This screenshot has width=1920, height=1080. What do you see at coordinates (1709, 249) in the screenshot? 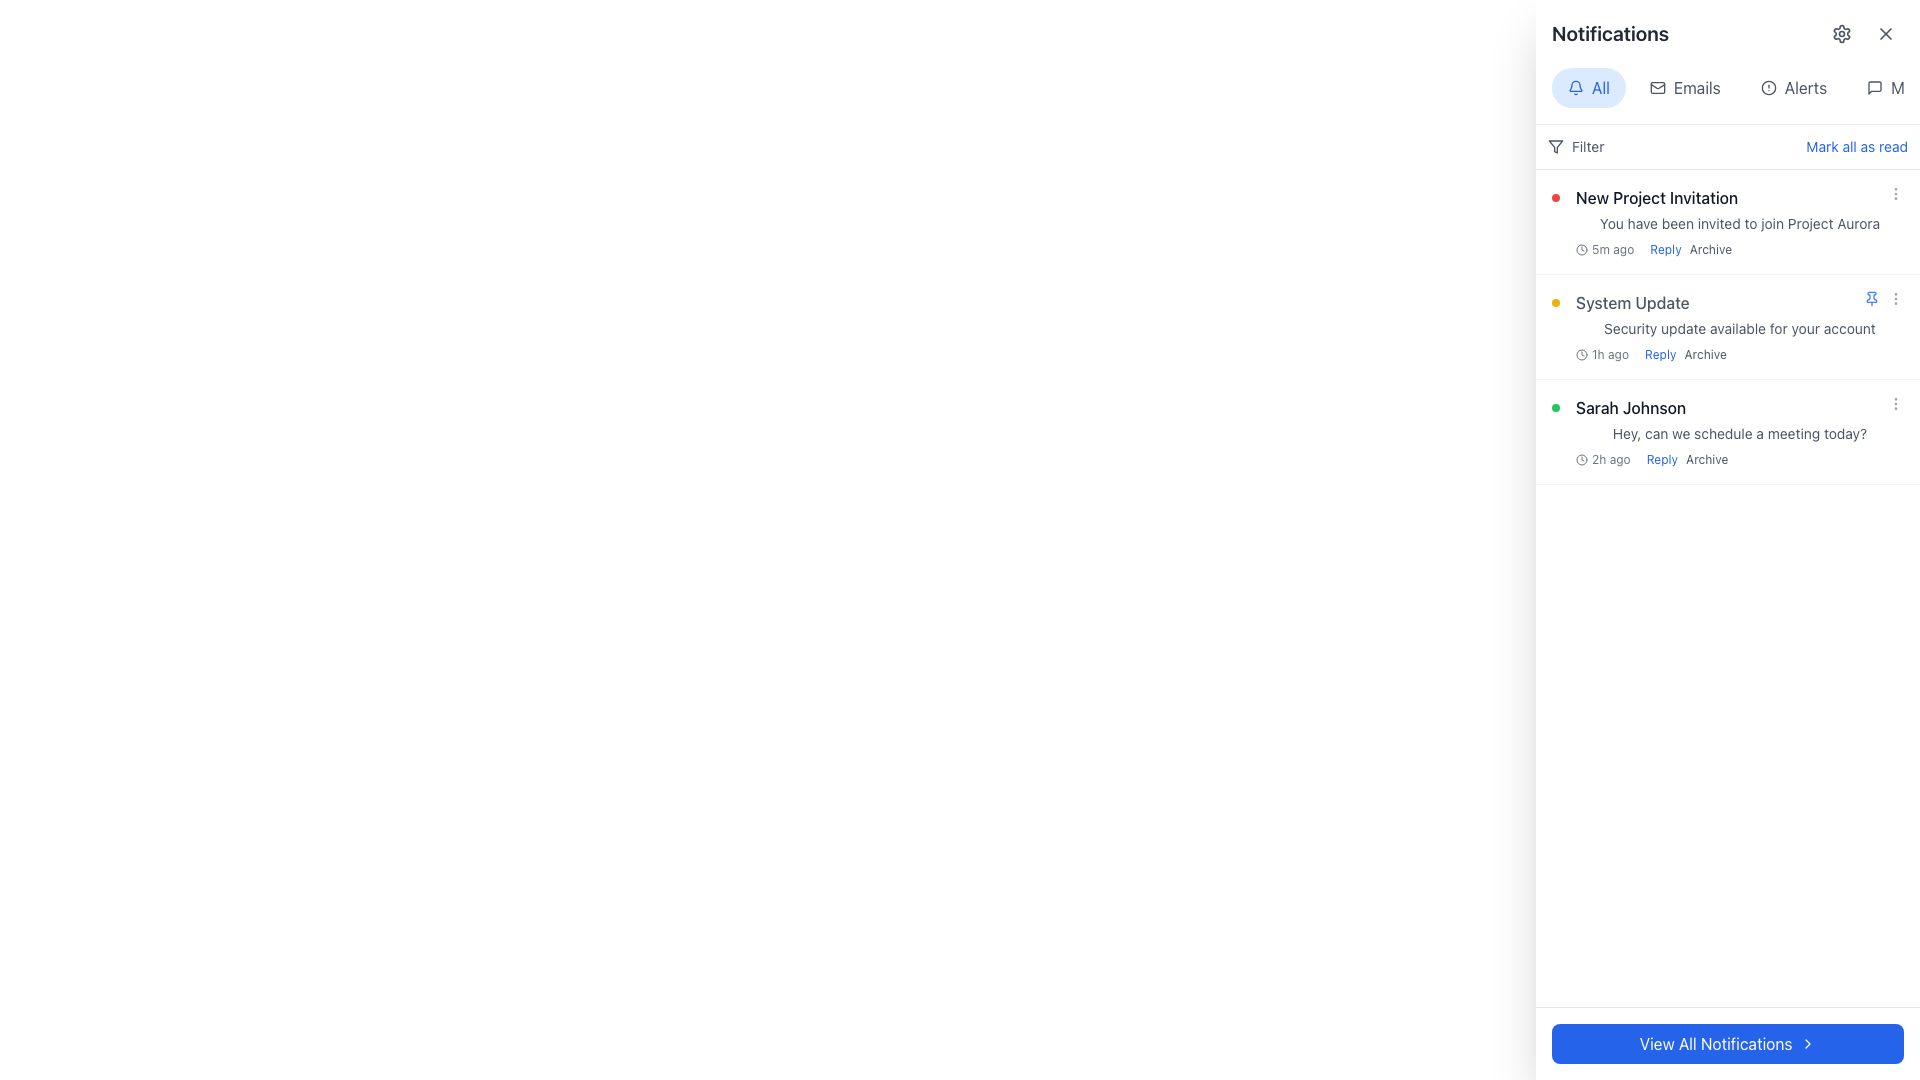
I see `the interactive text label displaying 'Archive' to change its color and indicate interactivity` at bounding box center [1709, 249].